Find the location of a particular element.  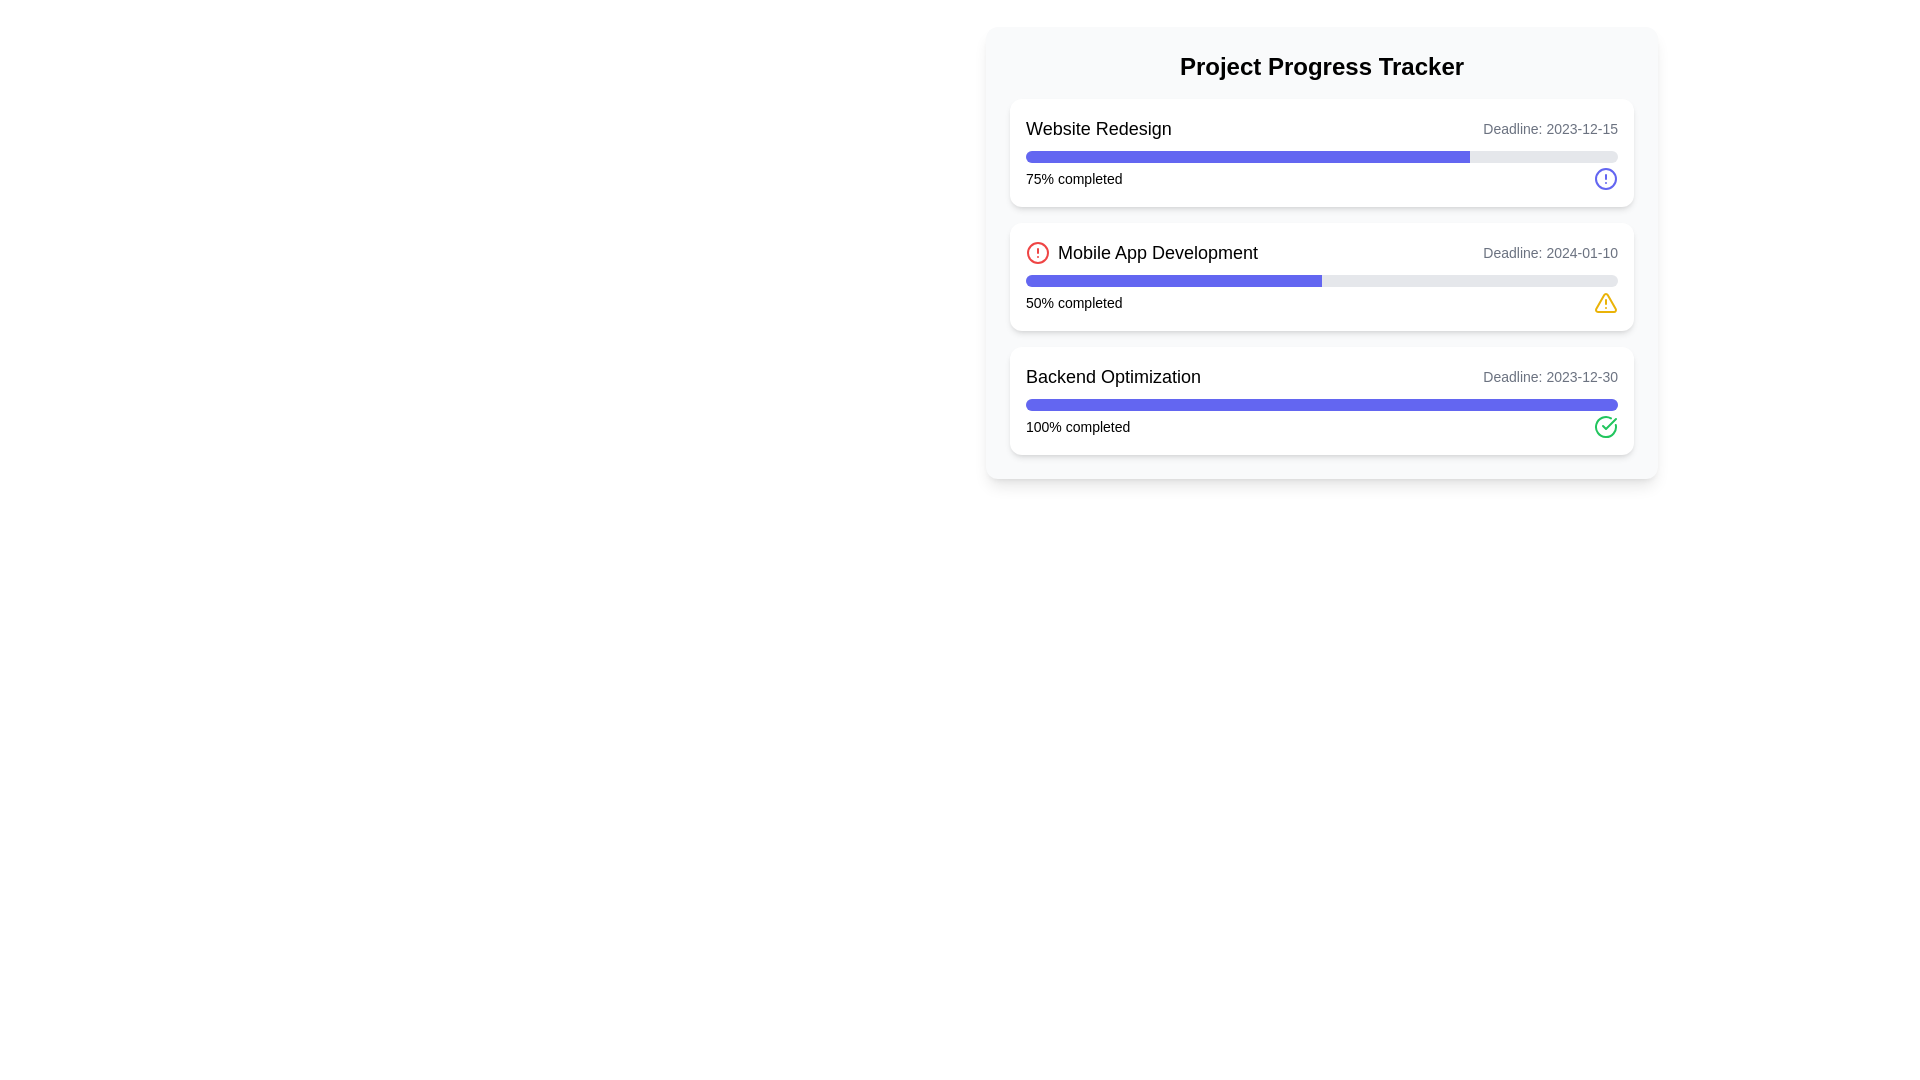

the text label reading 'Deadline: 2024-01-10' located at the bottom right of the 'Mobile App Development' section in the project progress tracker interface is located at coordinates (1549, 252).